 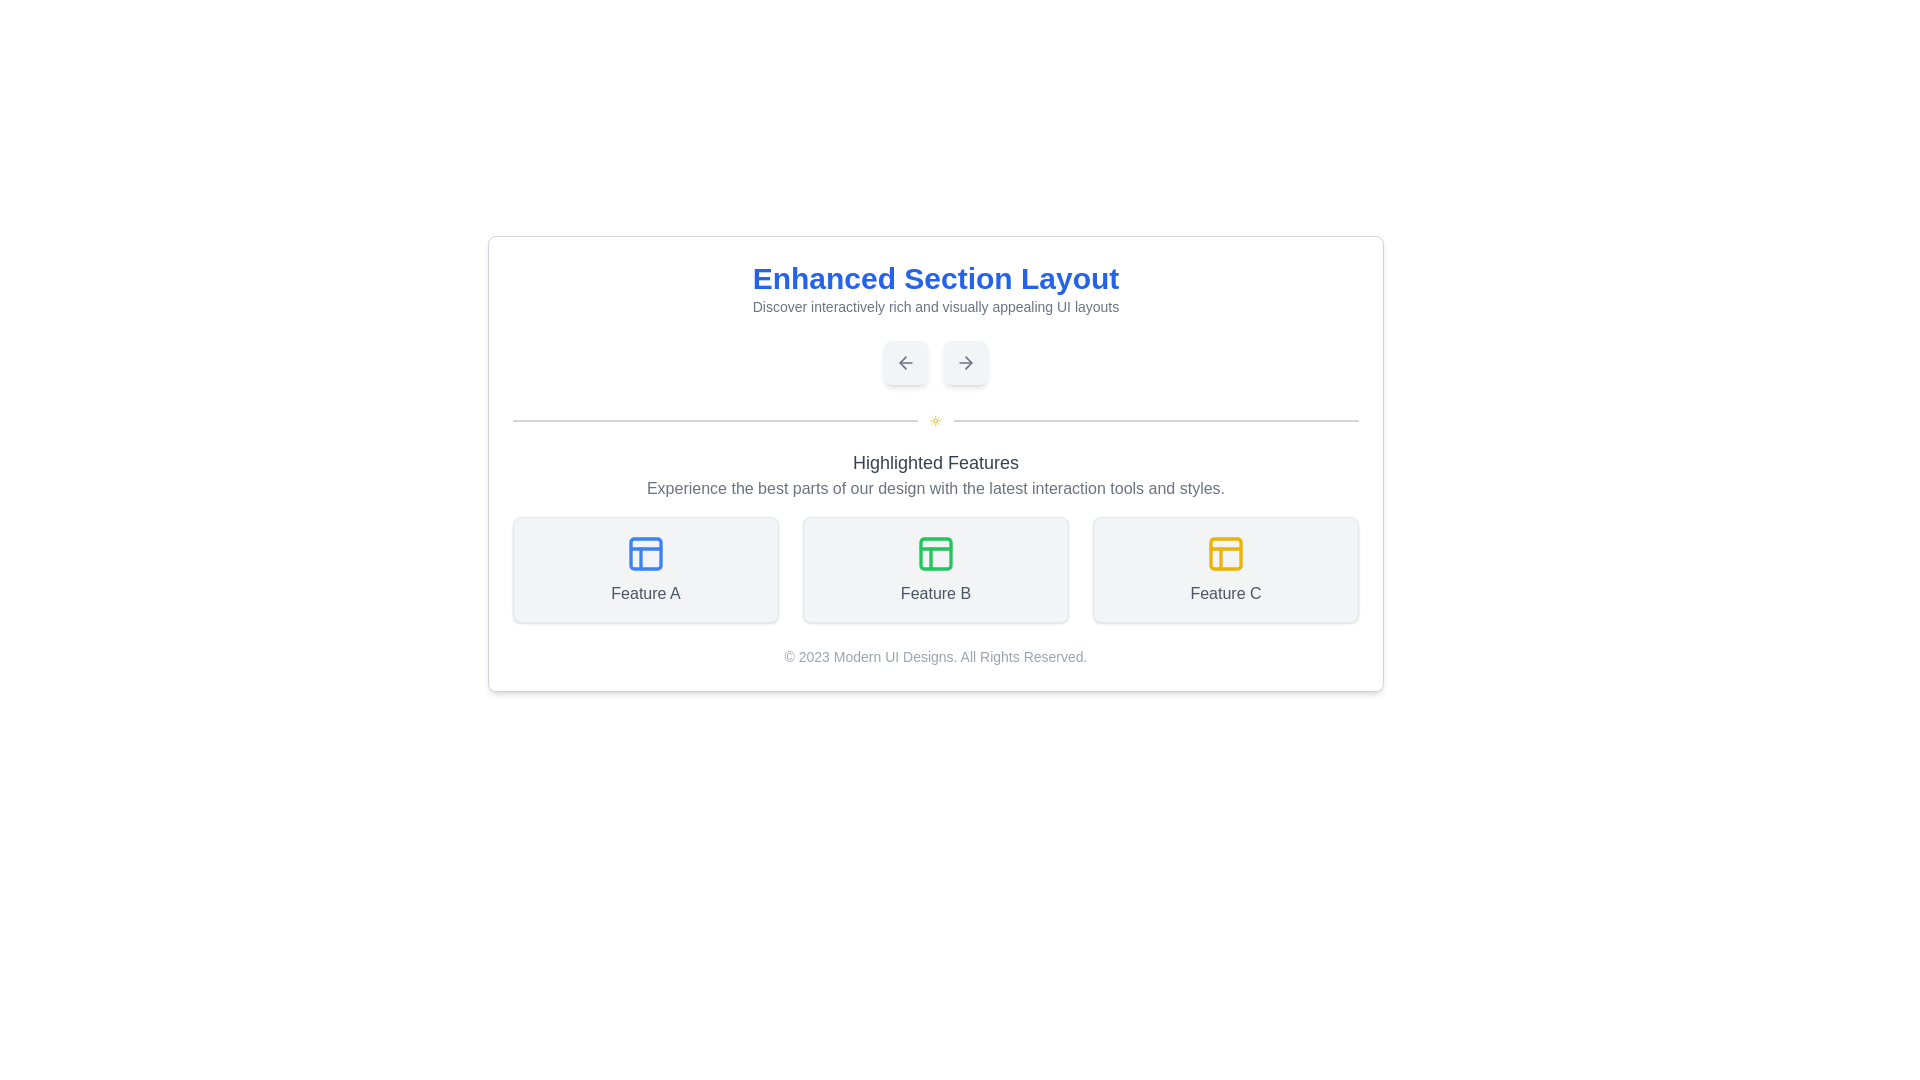 What do you see at coordinates (905, 362) in the screenshot?
I see `the first button from the left in the horizontal navigation controls` at bounding box center [905, 362].